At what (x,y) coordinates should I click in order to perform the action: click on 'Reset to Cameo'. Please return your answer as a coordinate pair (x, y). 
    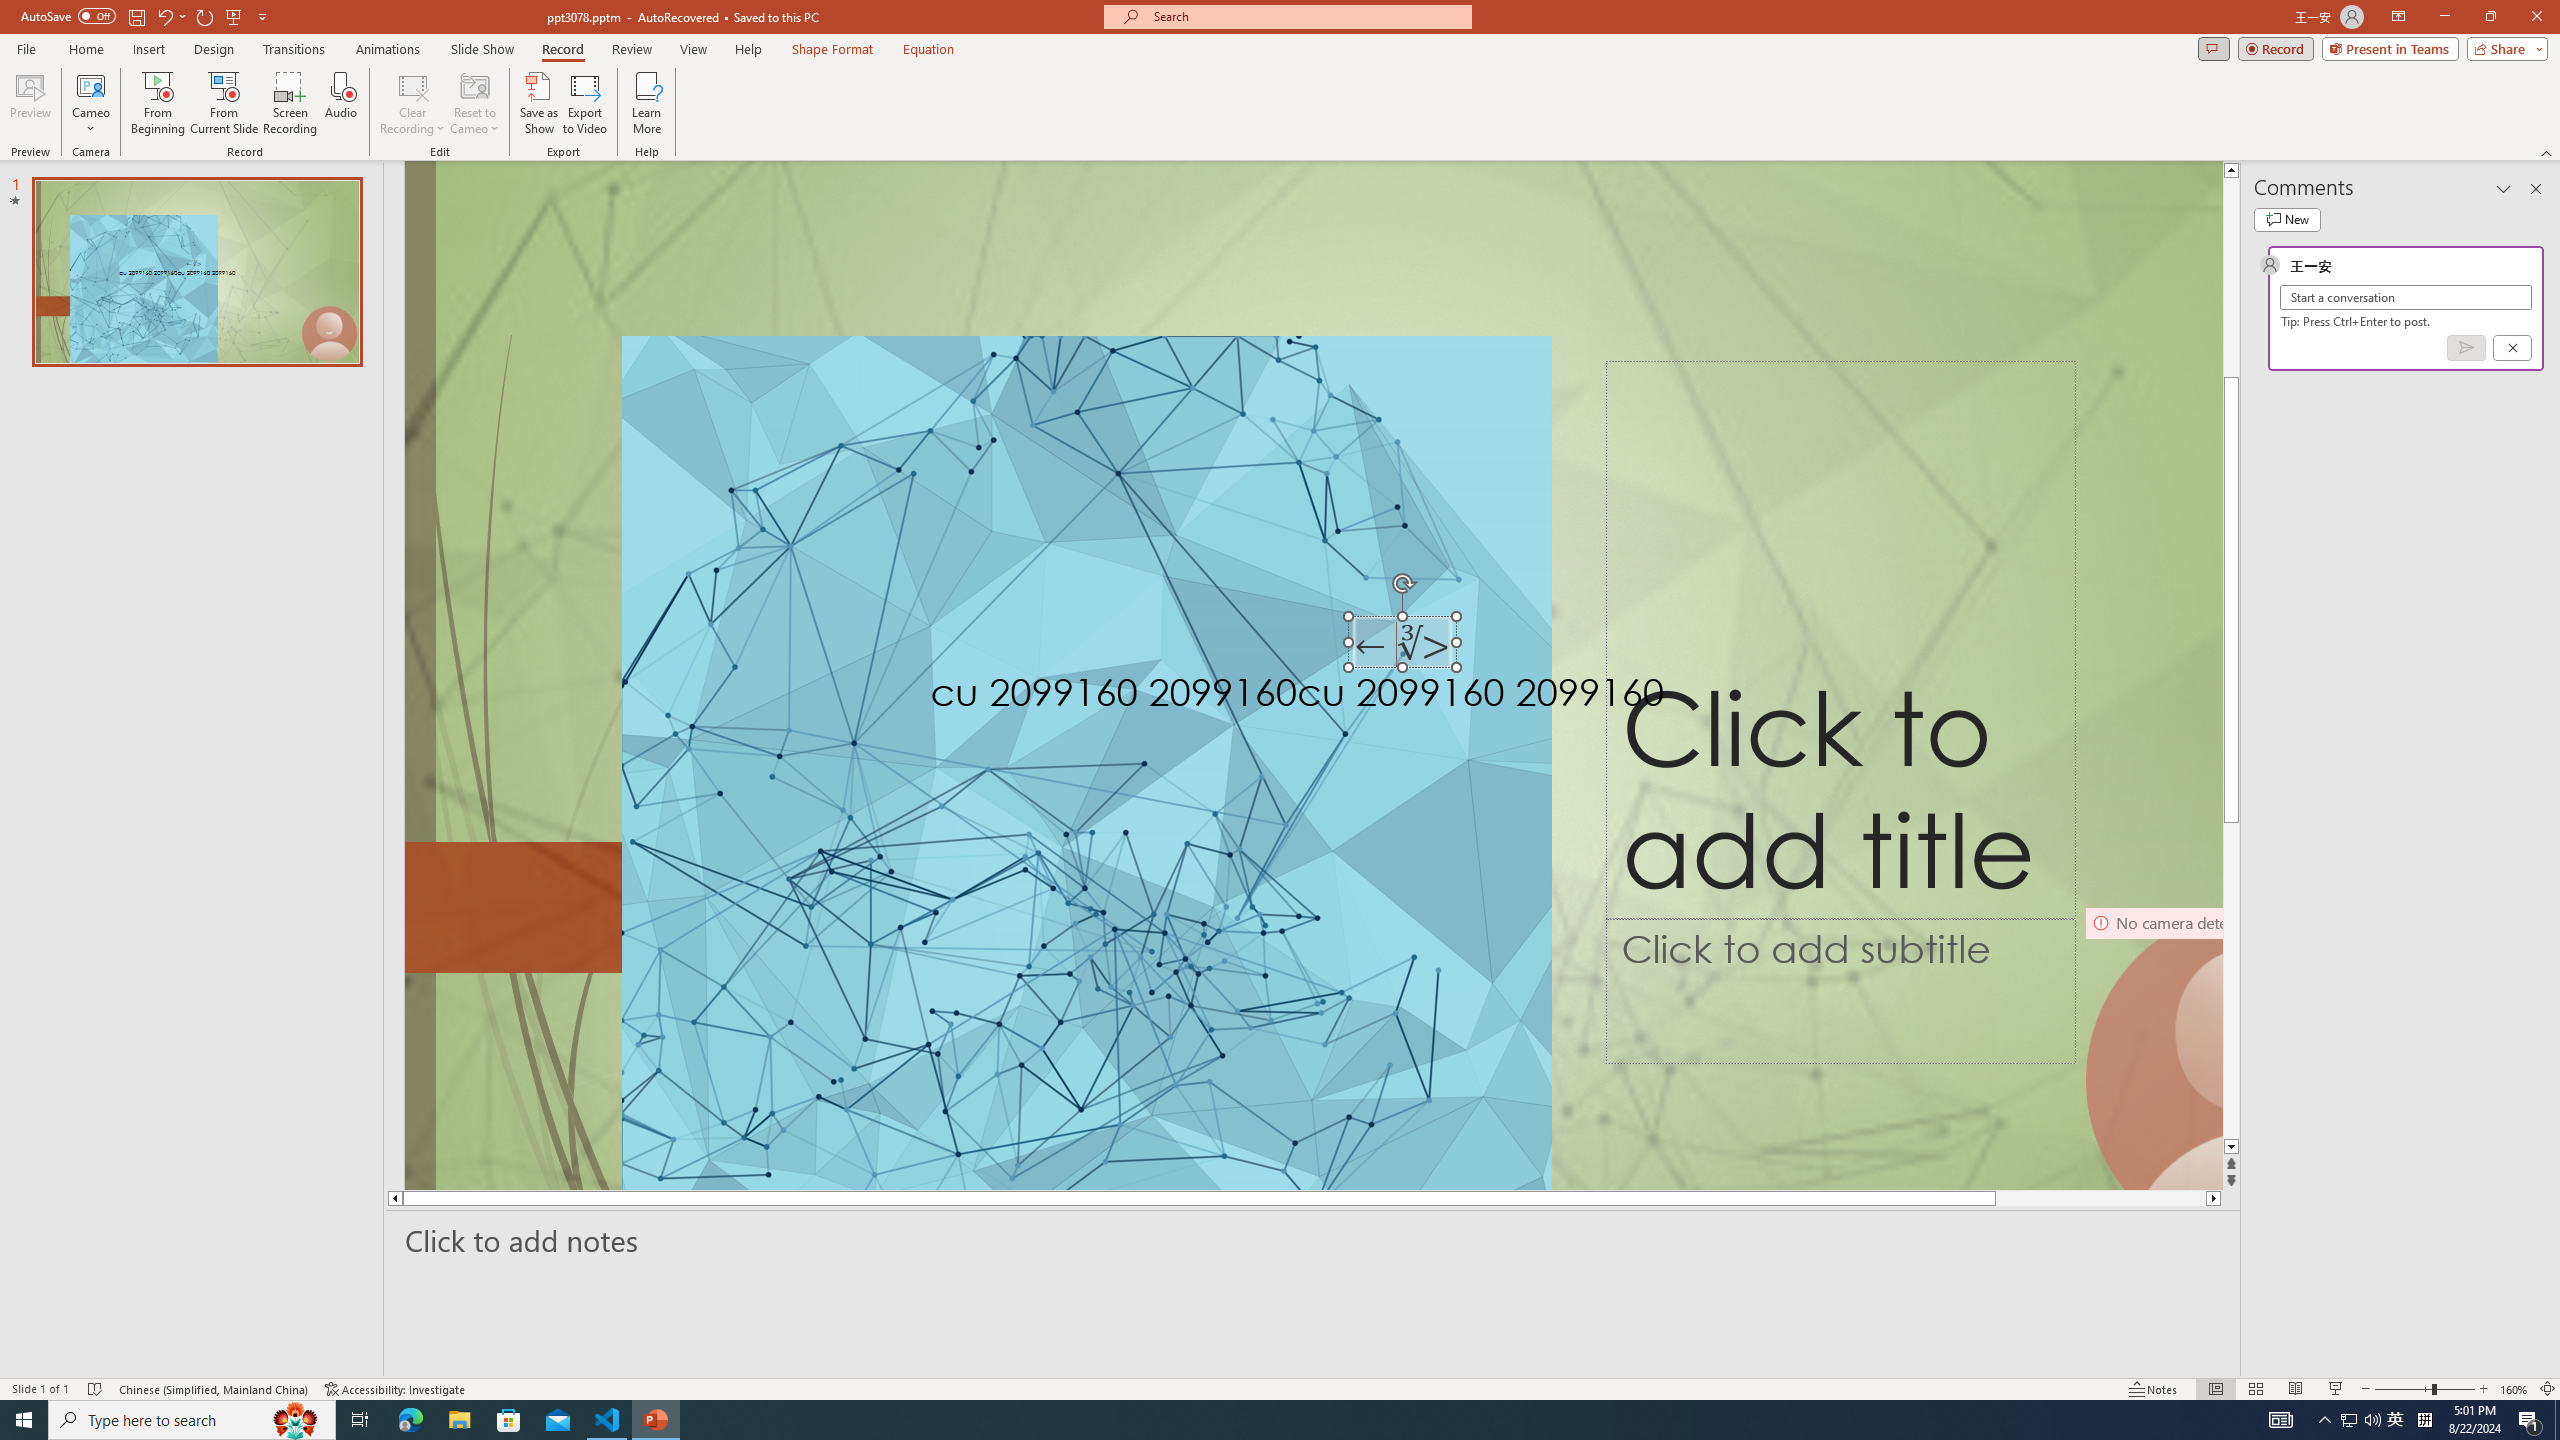
    Looking at the image, I should click on (473, 103).